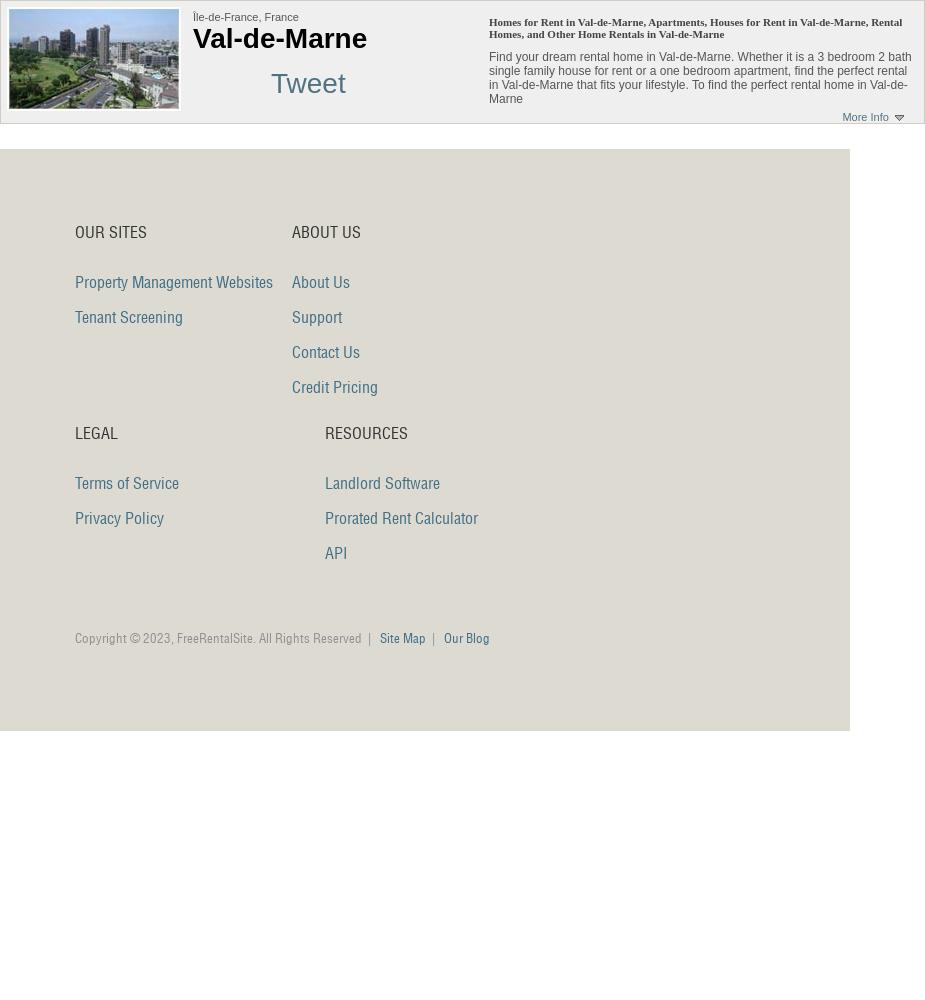  I want to click on 'Homes for Rent in Val-de-Marne, Apartments, Houses for Rent in Val-de-Marne, Rental Homes, and Other Home Rentals in Val-de-Marne', so click(695, 28).